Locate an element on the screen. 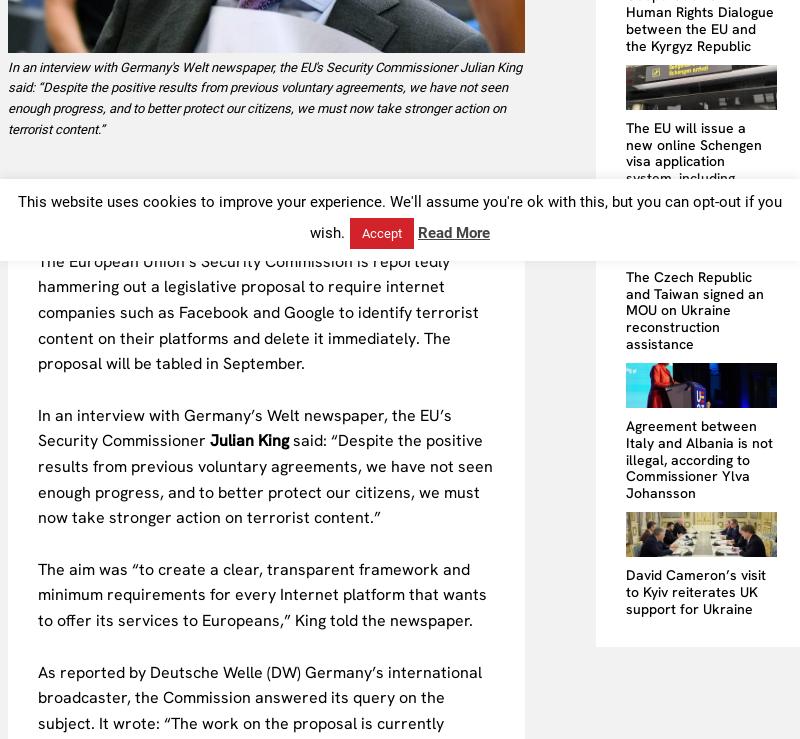 Image resolution: width=800 pixels, height=739 pixels. 'David Cameron’s visit to Kyiv reiterates UK support for Ukraine' is located at coordinates (696, 591).